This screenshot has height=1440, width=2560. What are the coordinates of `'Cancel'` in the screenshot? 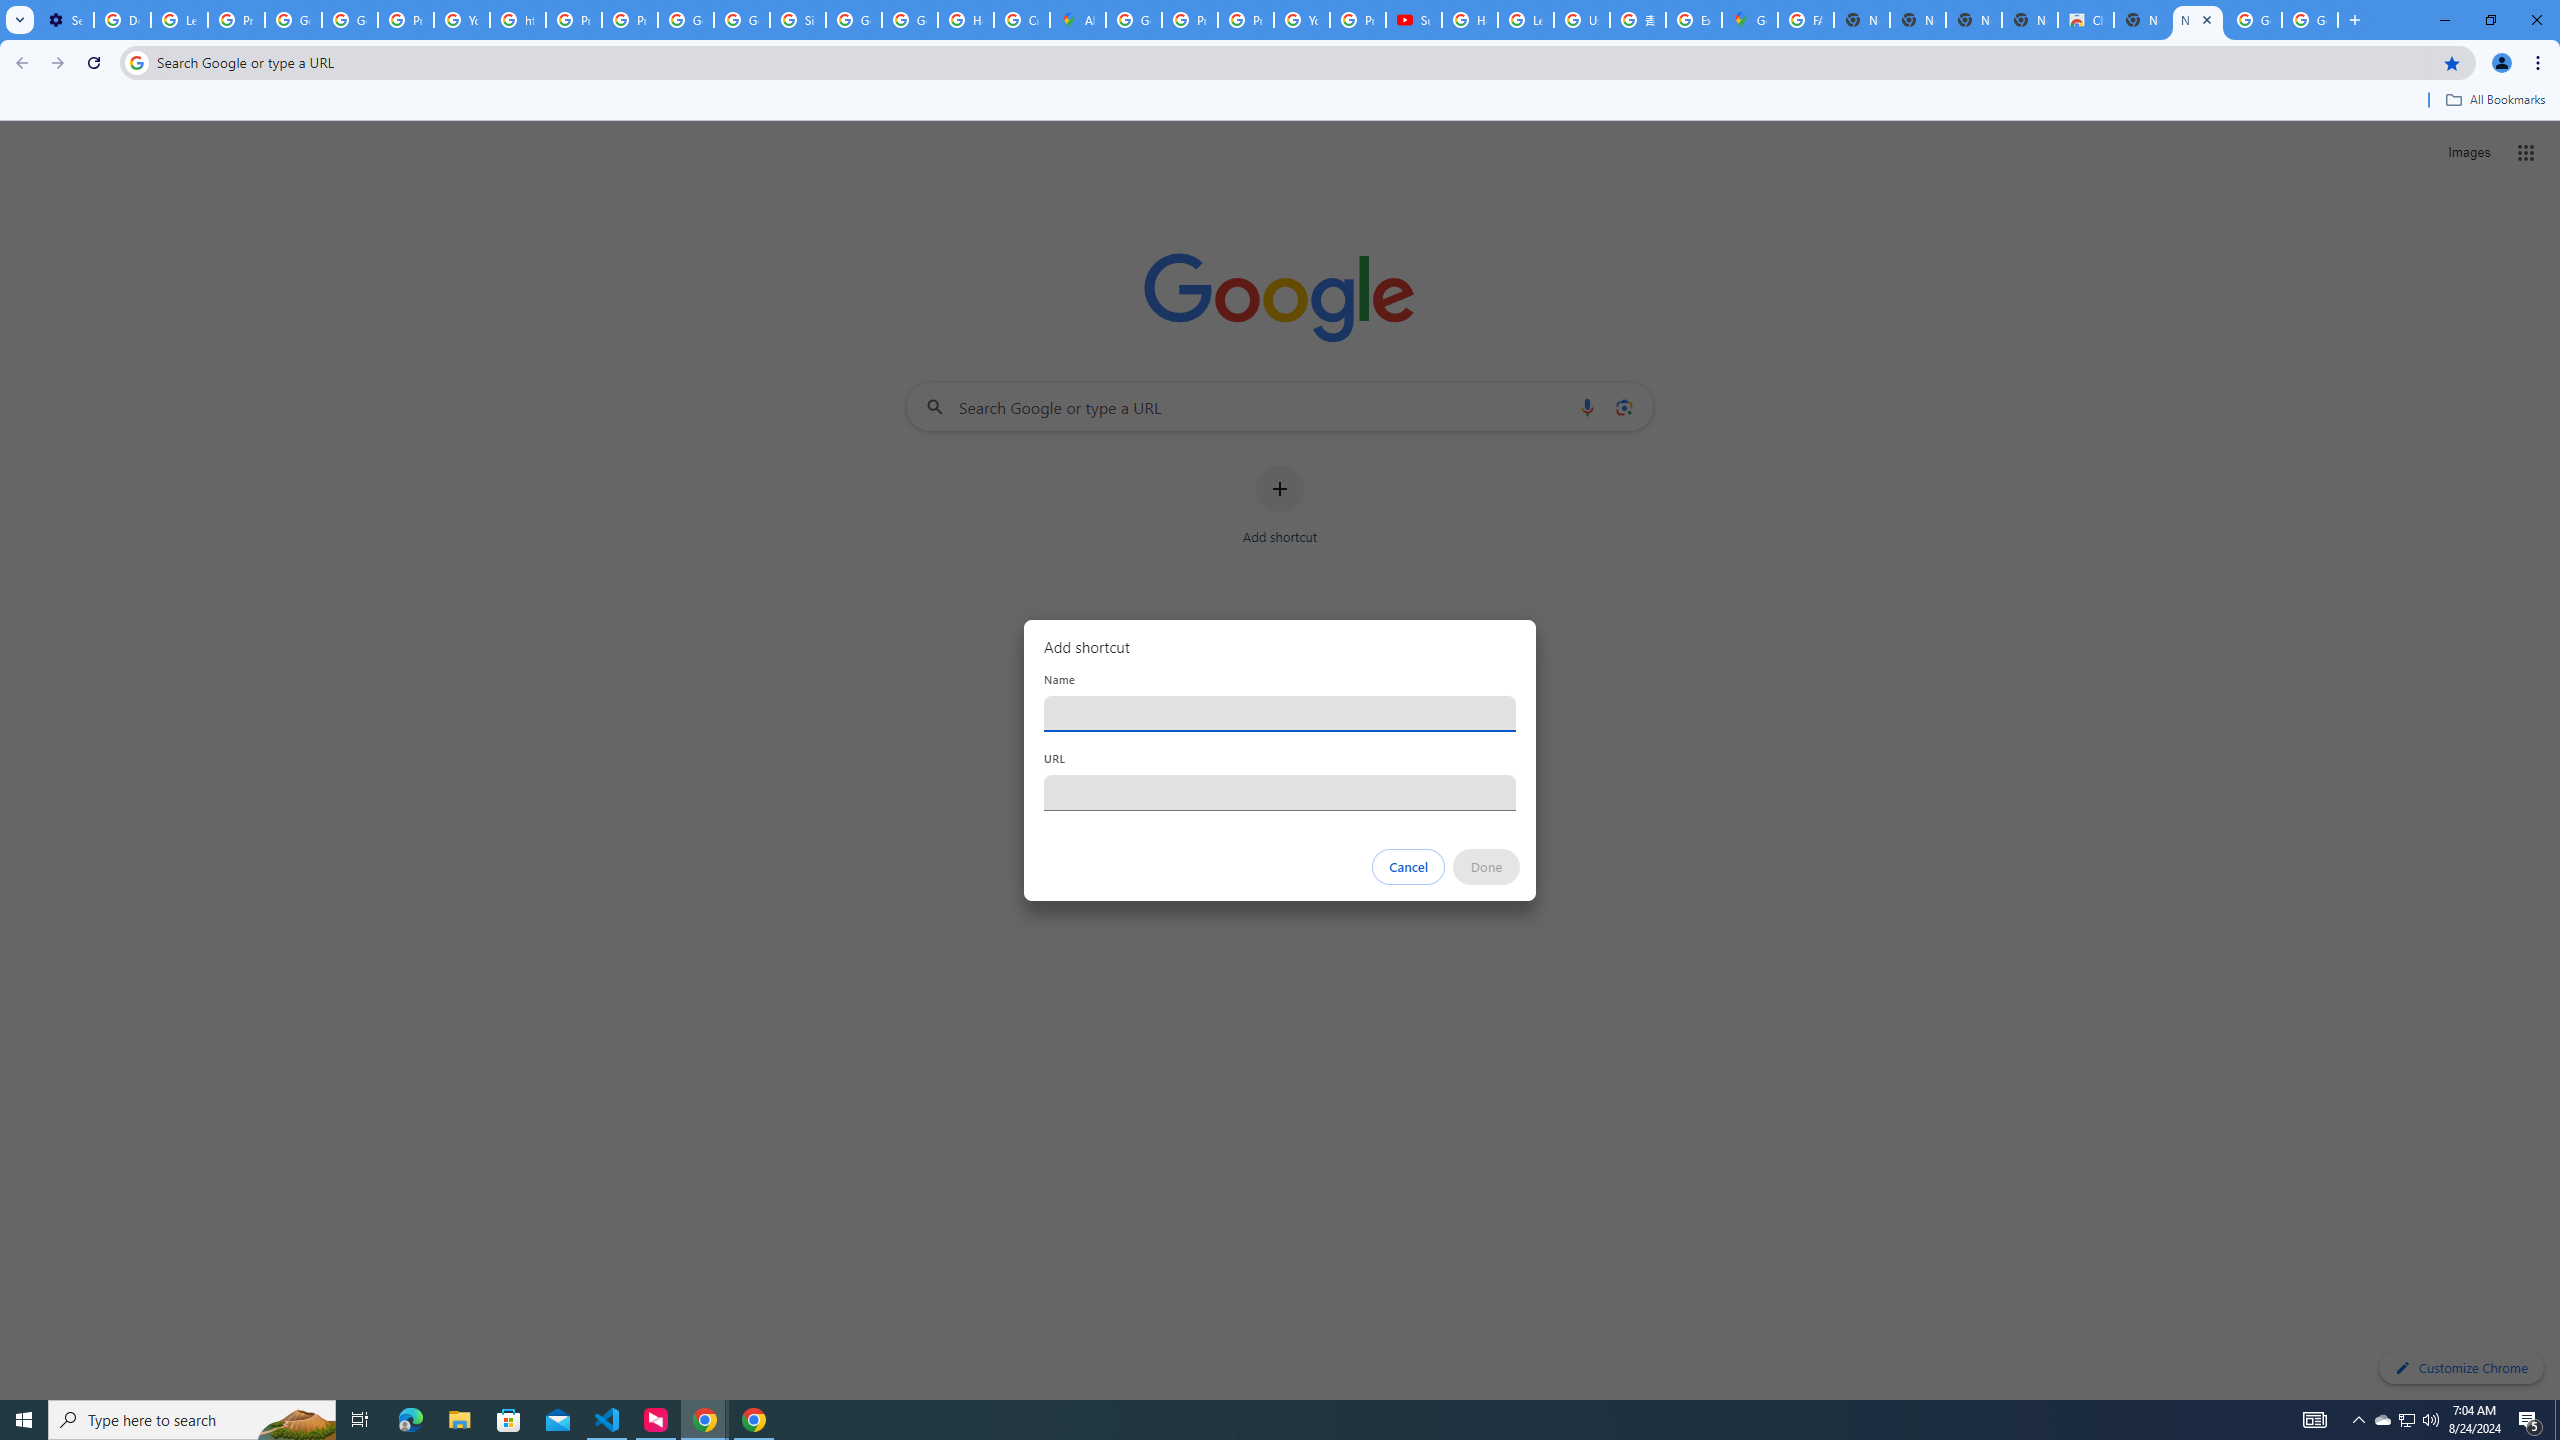 It's located at (1409, 866).